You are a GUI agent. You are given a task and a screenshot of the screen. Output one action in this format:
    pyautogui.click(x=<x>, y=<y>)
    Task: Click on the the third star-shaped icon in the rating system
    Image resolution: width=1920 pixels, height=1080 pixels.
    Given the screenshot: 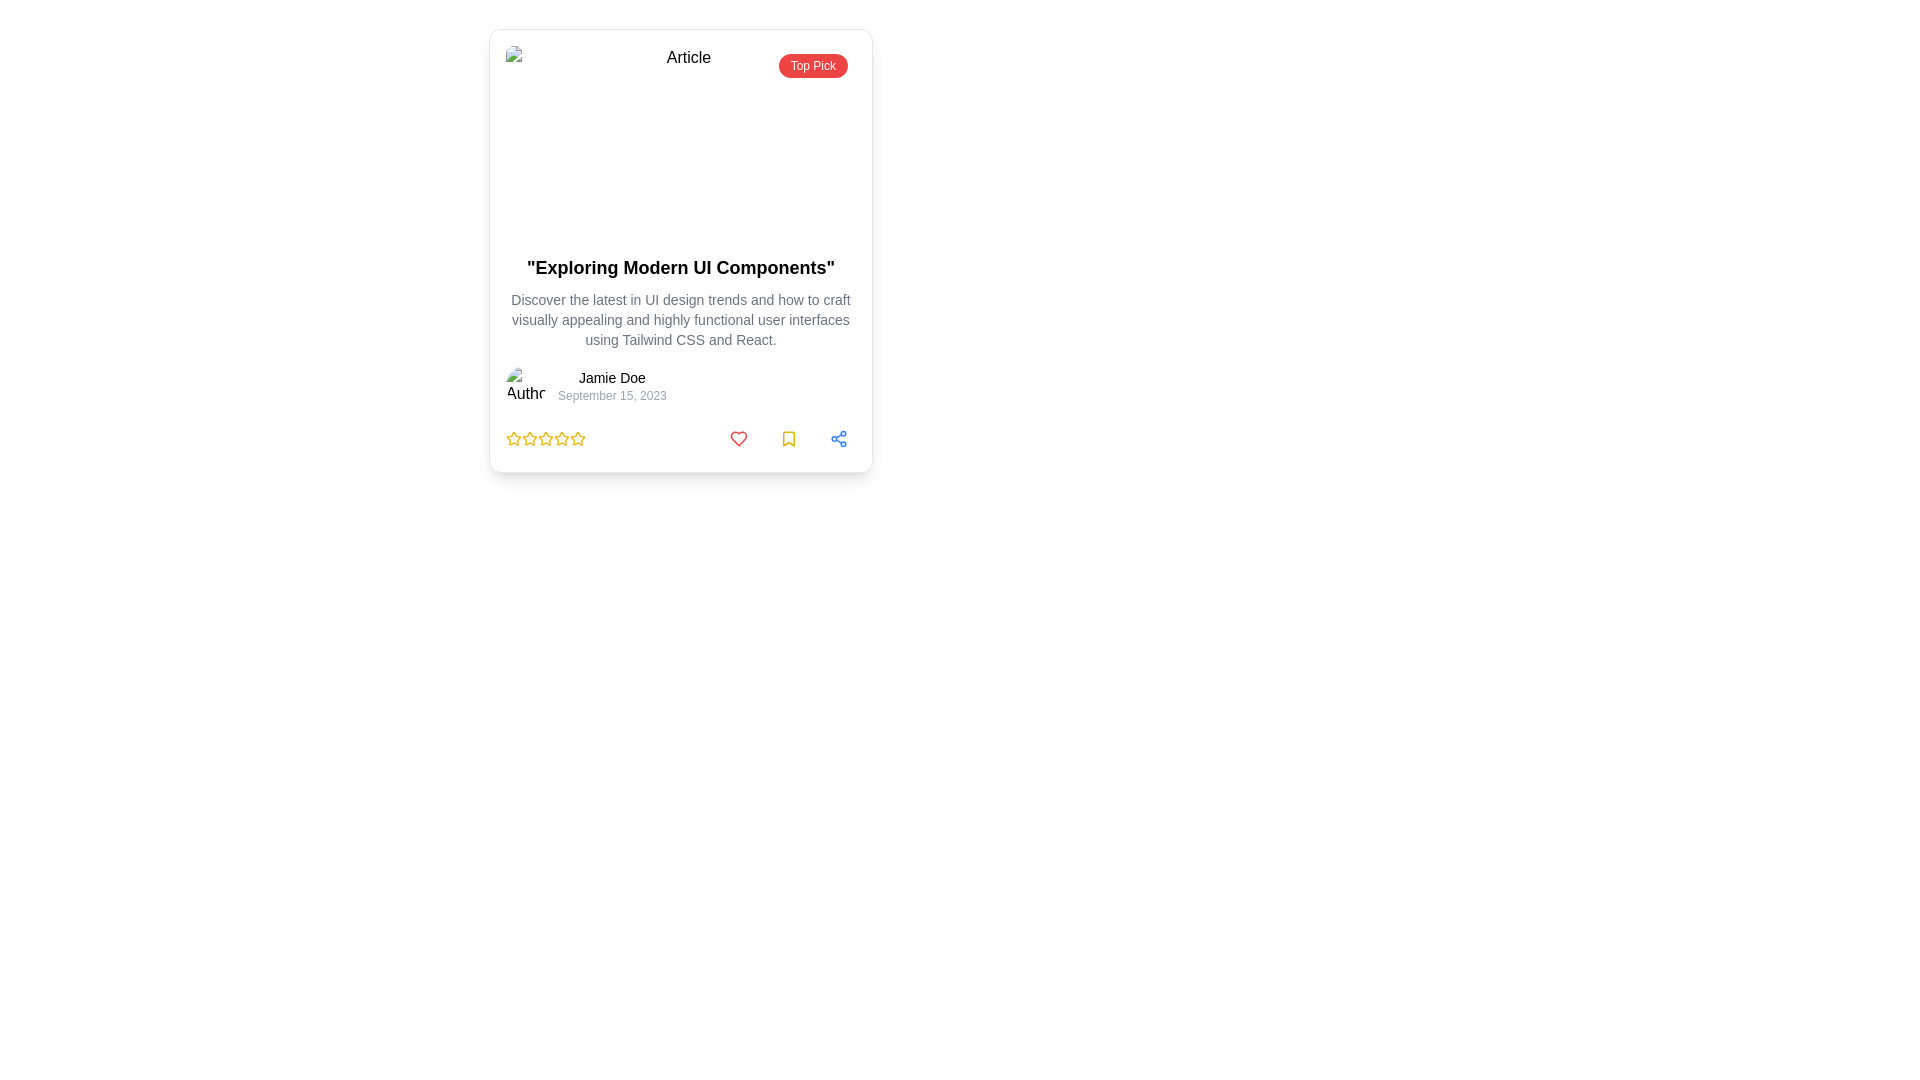 What is the action you would take?
    pyautogui.click(x=529, y=438)
    